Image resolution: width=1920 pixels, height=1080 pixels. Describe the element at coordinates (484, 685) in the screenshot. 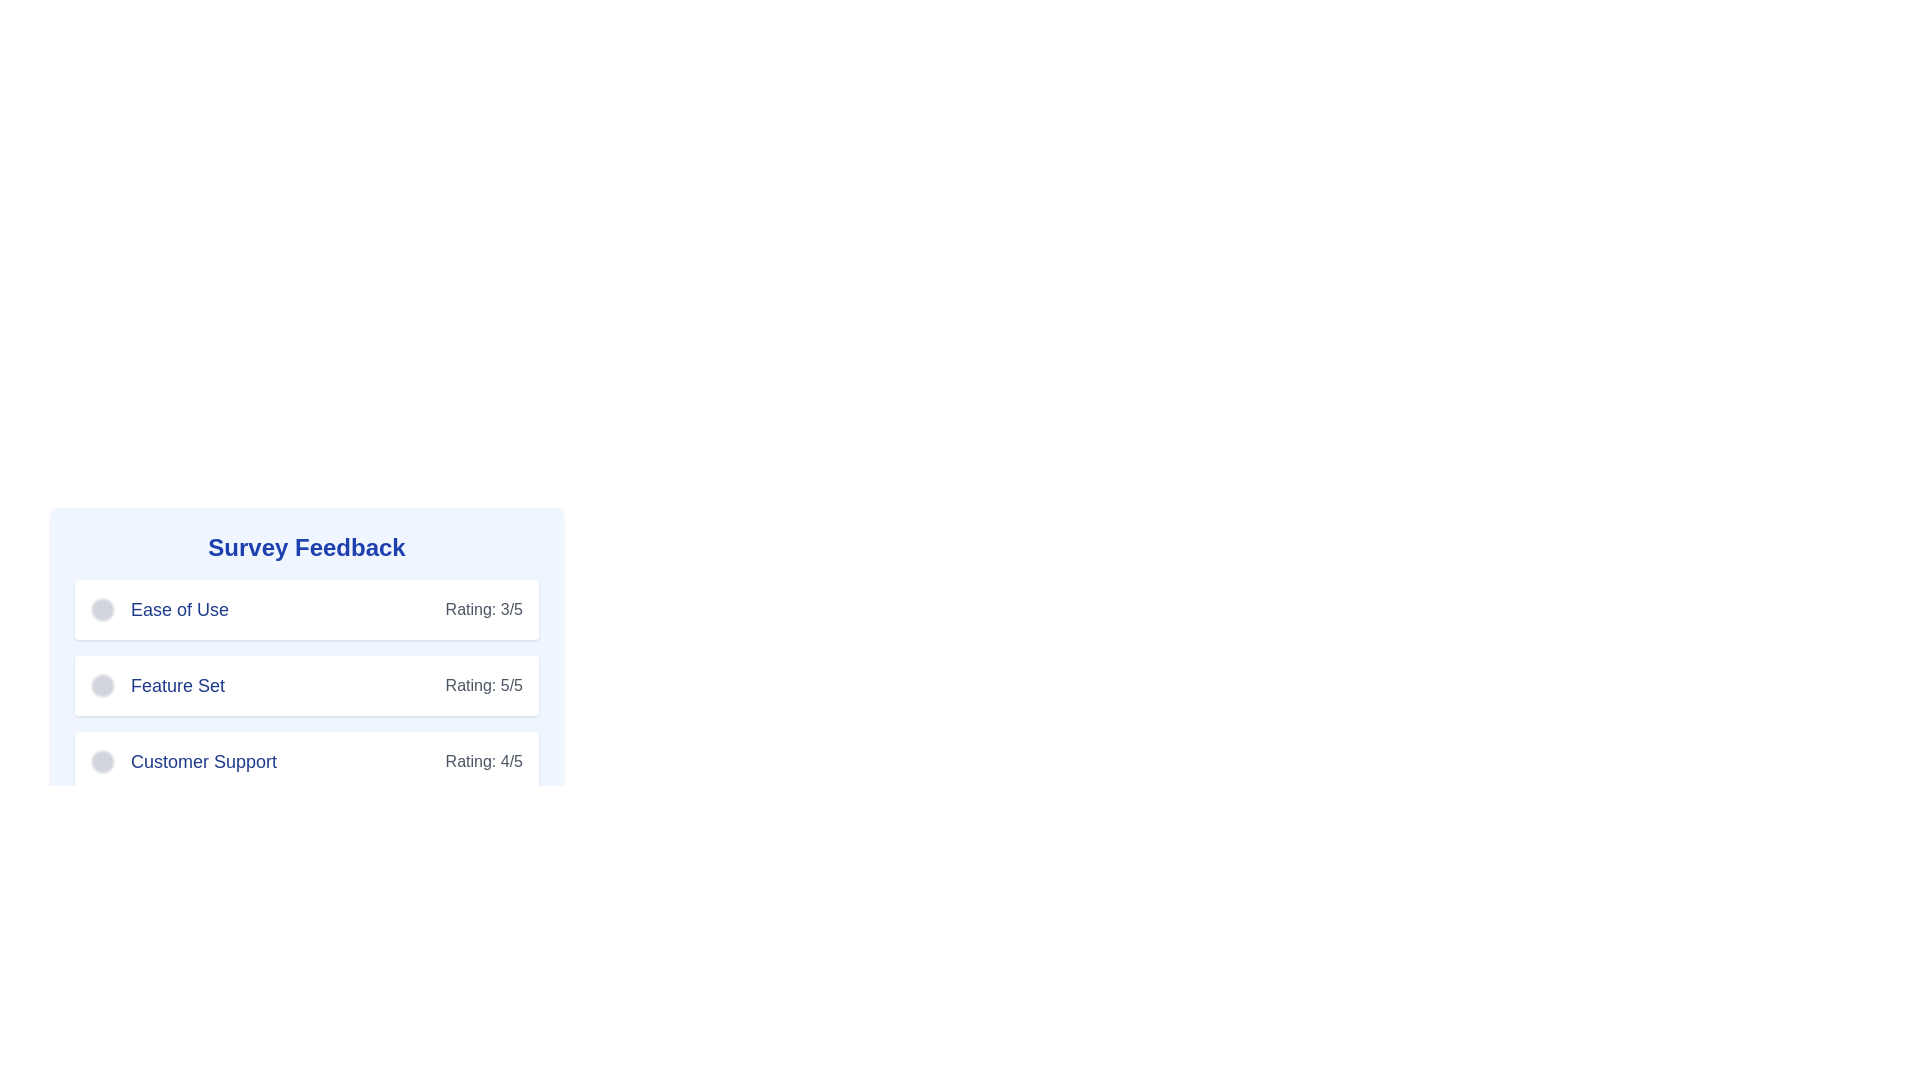

I see `displayed rating value from the text label located to the right of the 'Feature Set' text element, which provides the rating score for the associated feature set` at that location.